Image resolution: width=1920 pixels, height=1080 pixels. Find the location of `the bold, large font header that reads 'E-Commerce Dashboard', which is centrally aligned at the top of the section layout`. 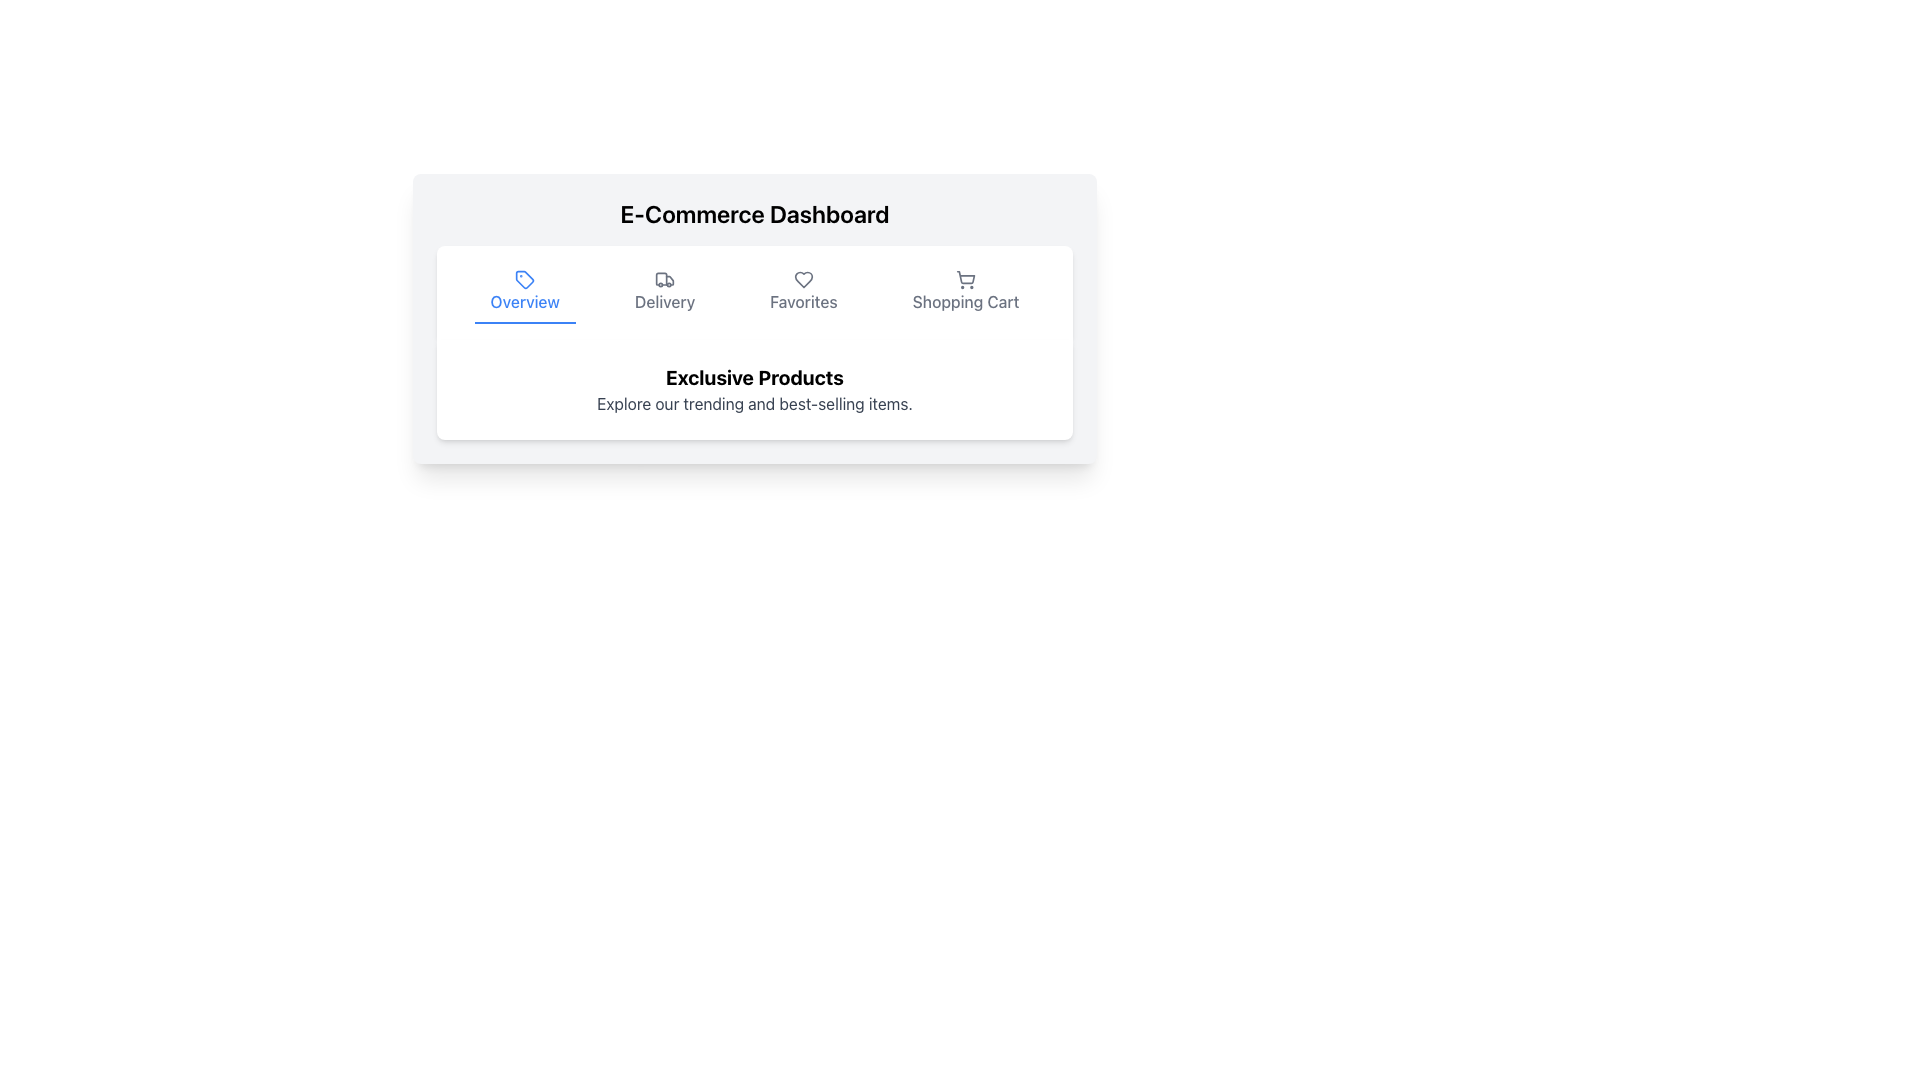

the bold, large font header that reads 'E-Commerce Dashboard', which is centrally aligned at the top of the section layout is located at coordinates (753, 213).